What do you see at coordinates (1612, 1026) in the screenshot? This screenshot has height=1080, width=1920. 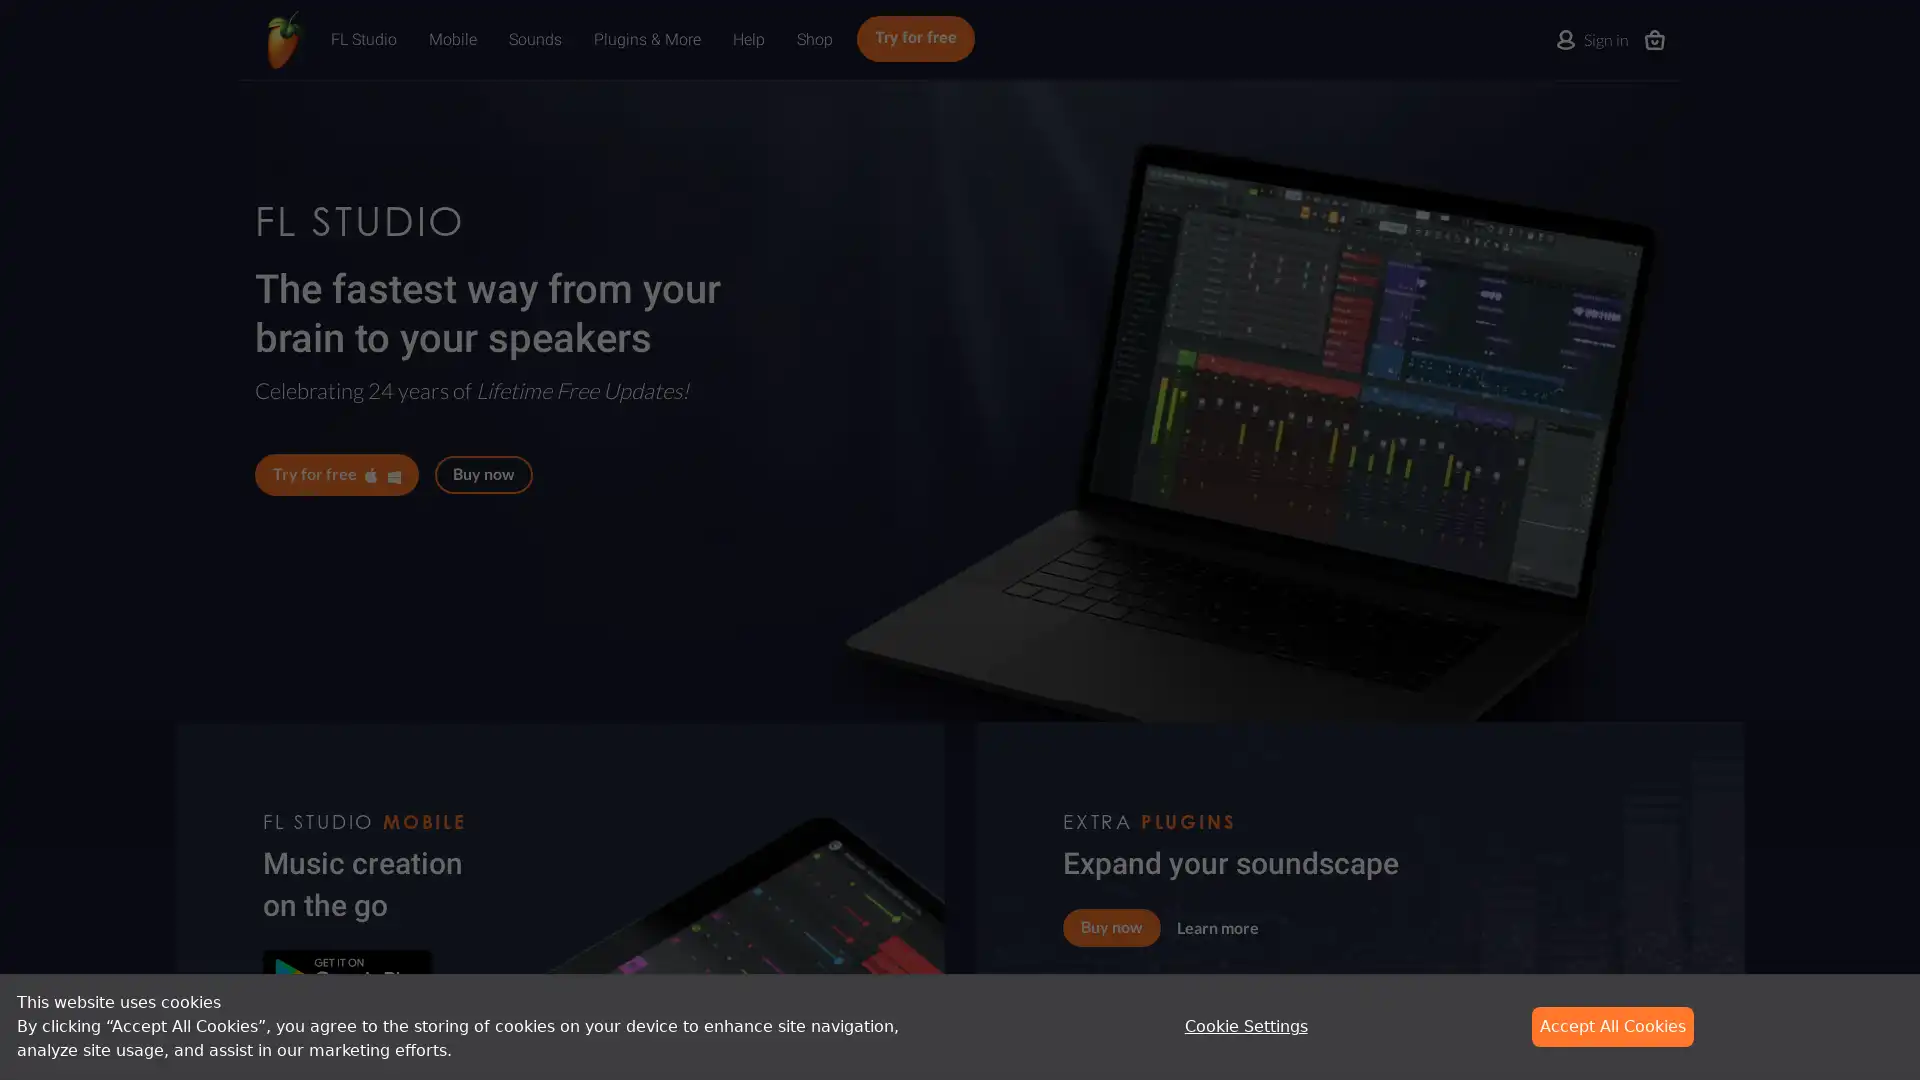 I see `Accept All Cookies` at bounding box center [1612, 1026].